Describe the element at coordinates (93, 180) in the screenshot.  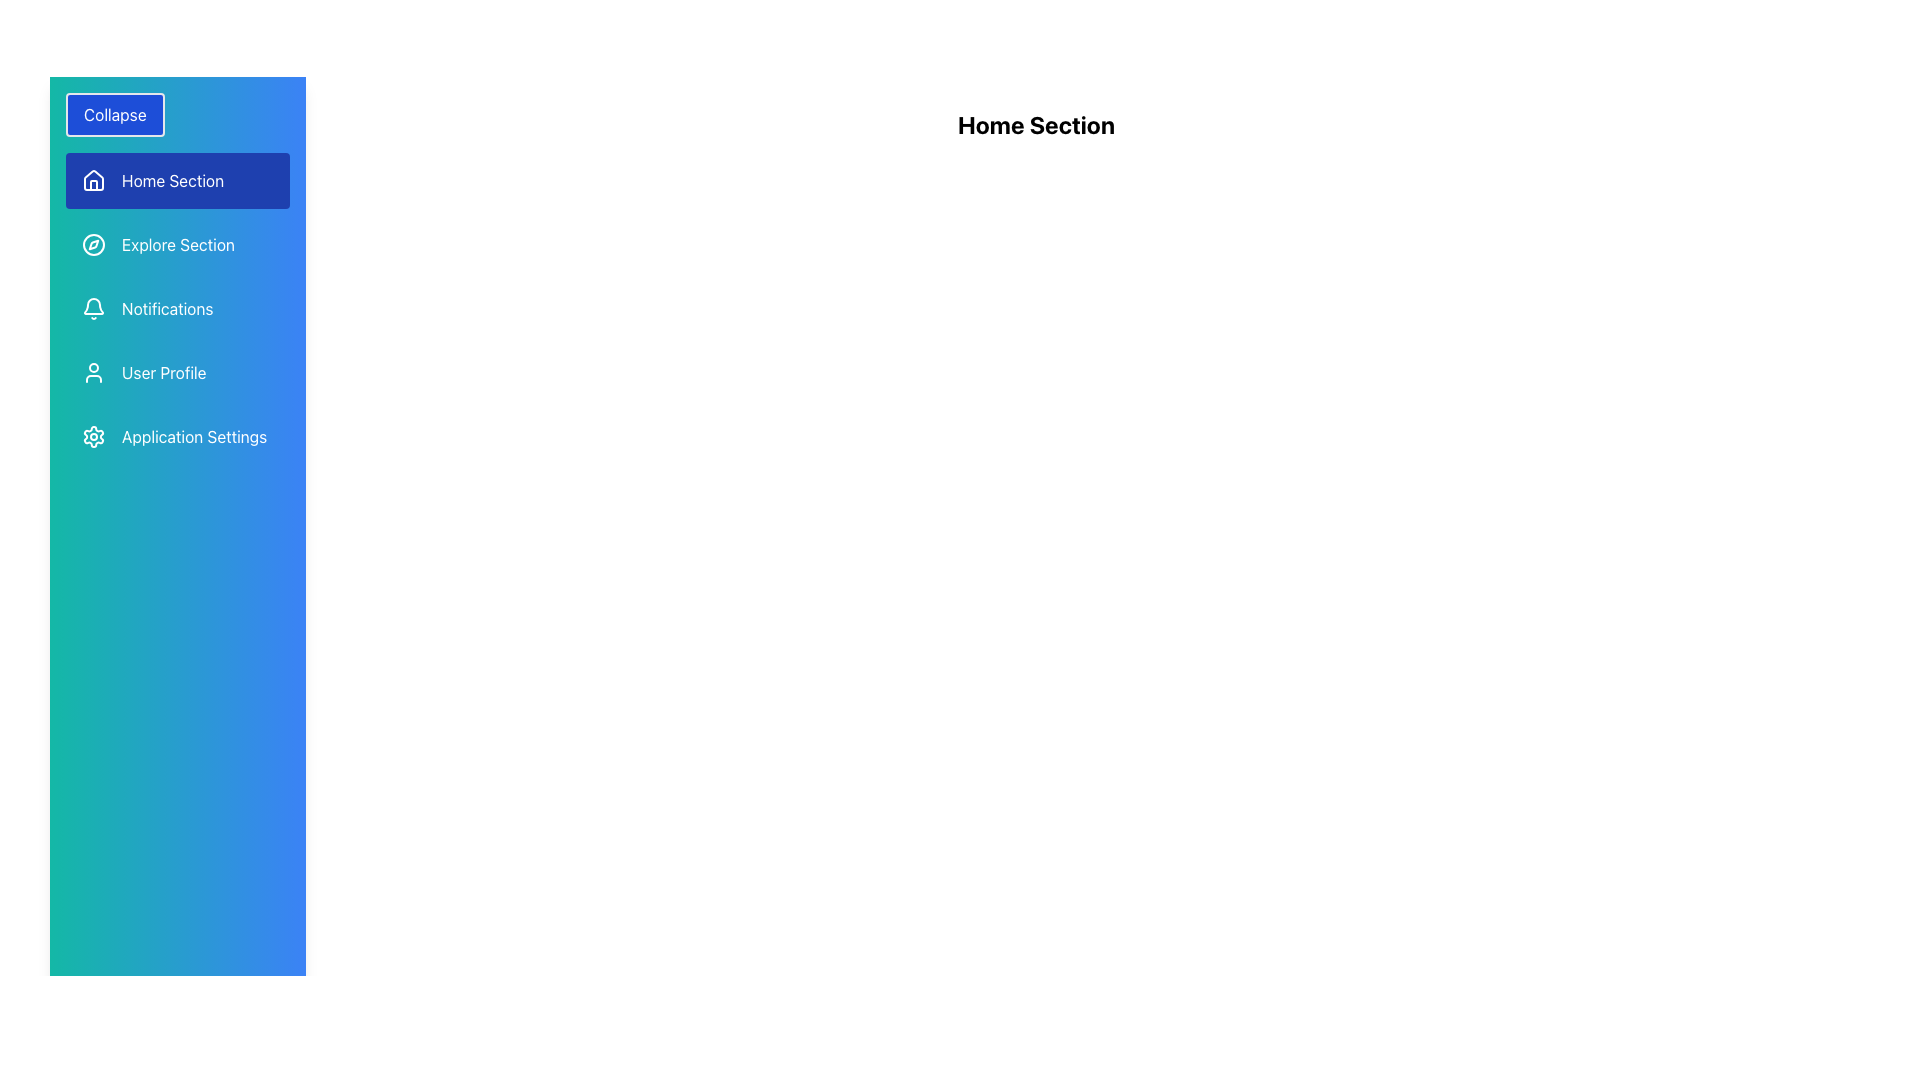
I see `the 'Home Section' icon located in the sidebar menu` at that location.